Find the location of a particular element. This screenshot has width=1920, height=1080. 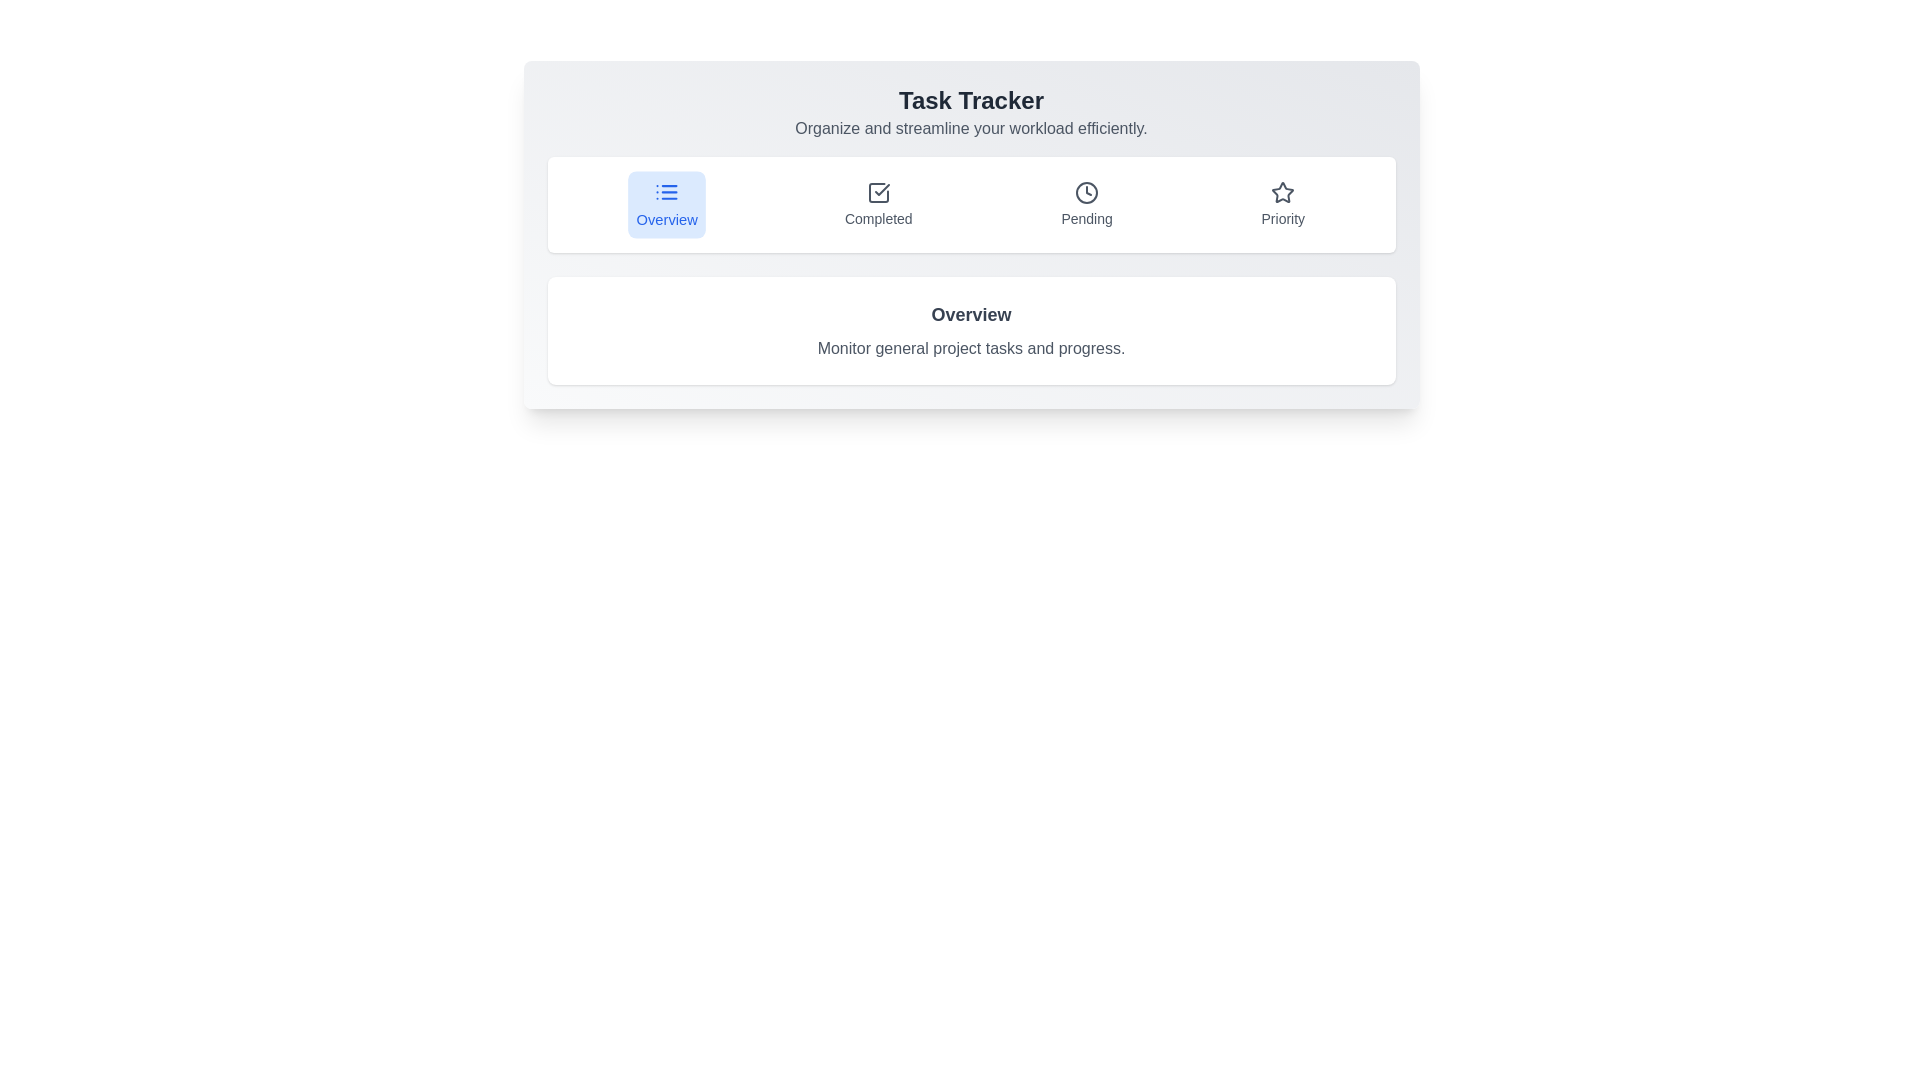

the Completed tab to view its content is located at coordinates (878, 204).